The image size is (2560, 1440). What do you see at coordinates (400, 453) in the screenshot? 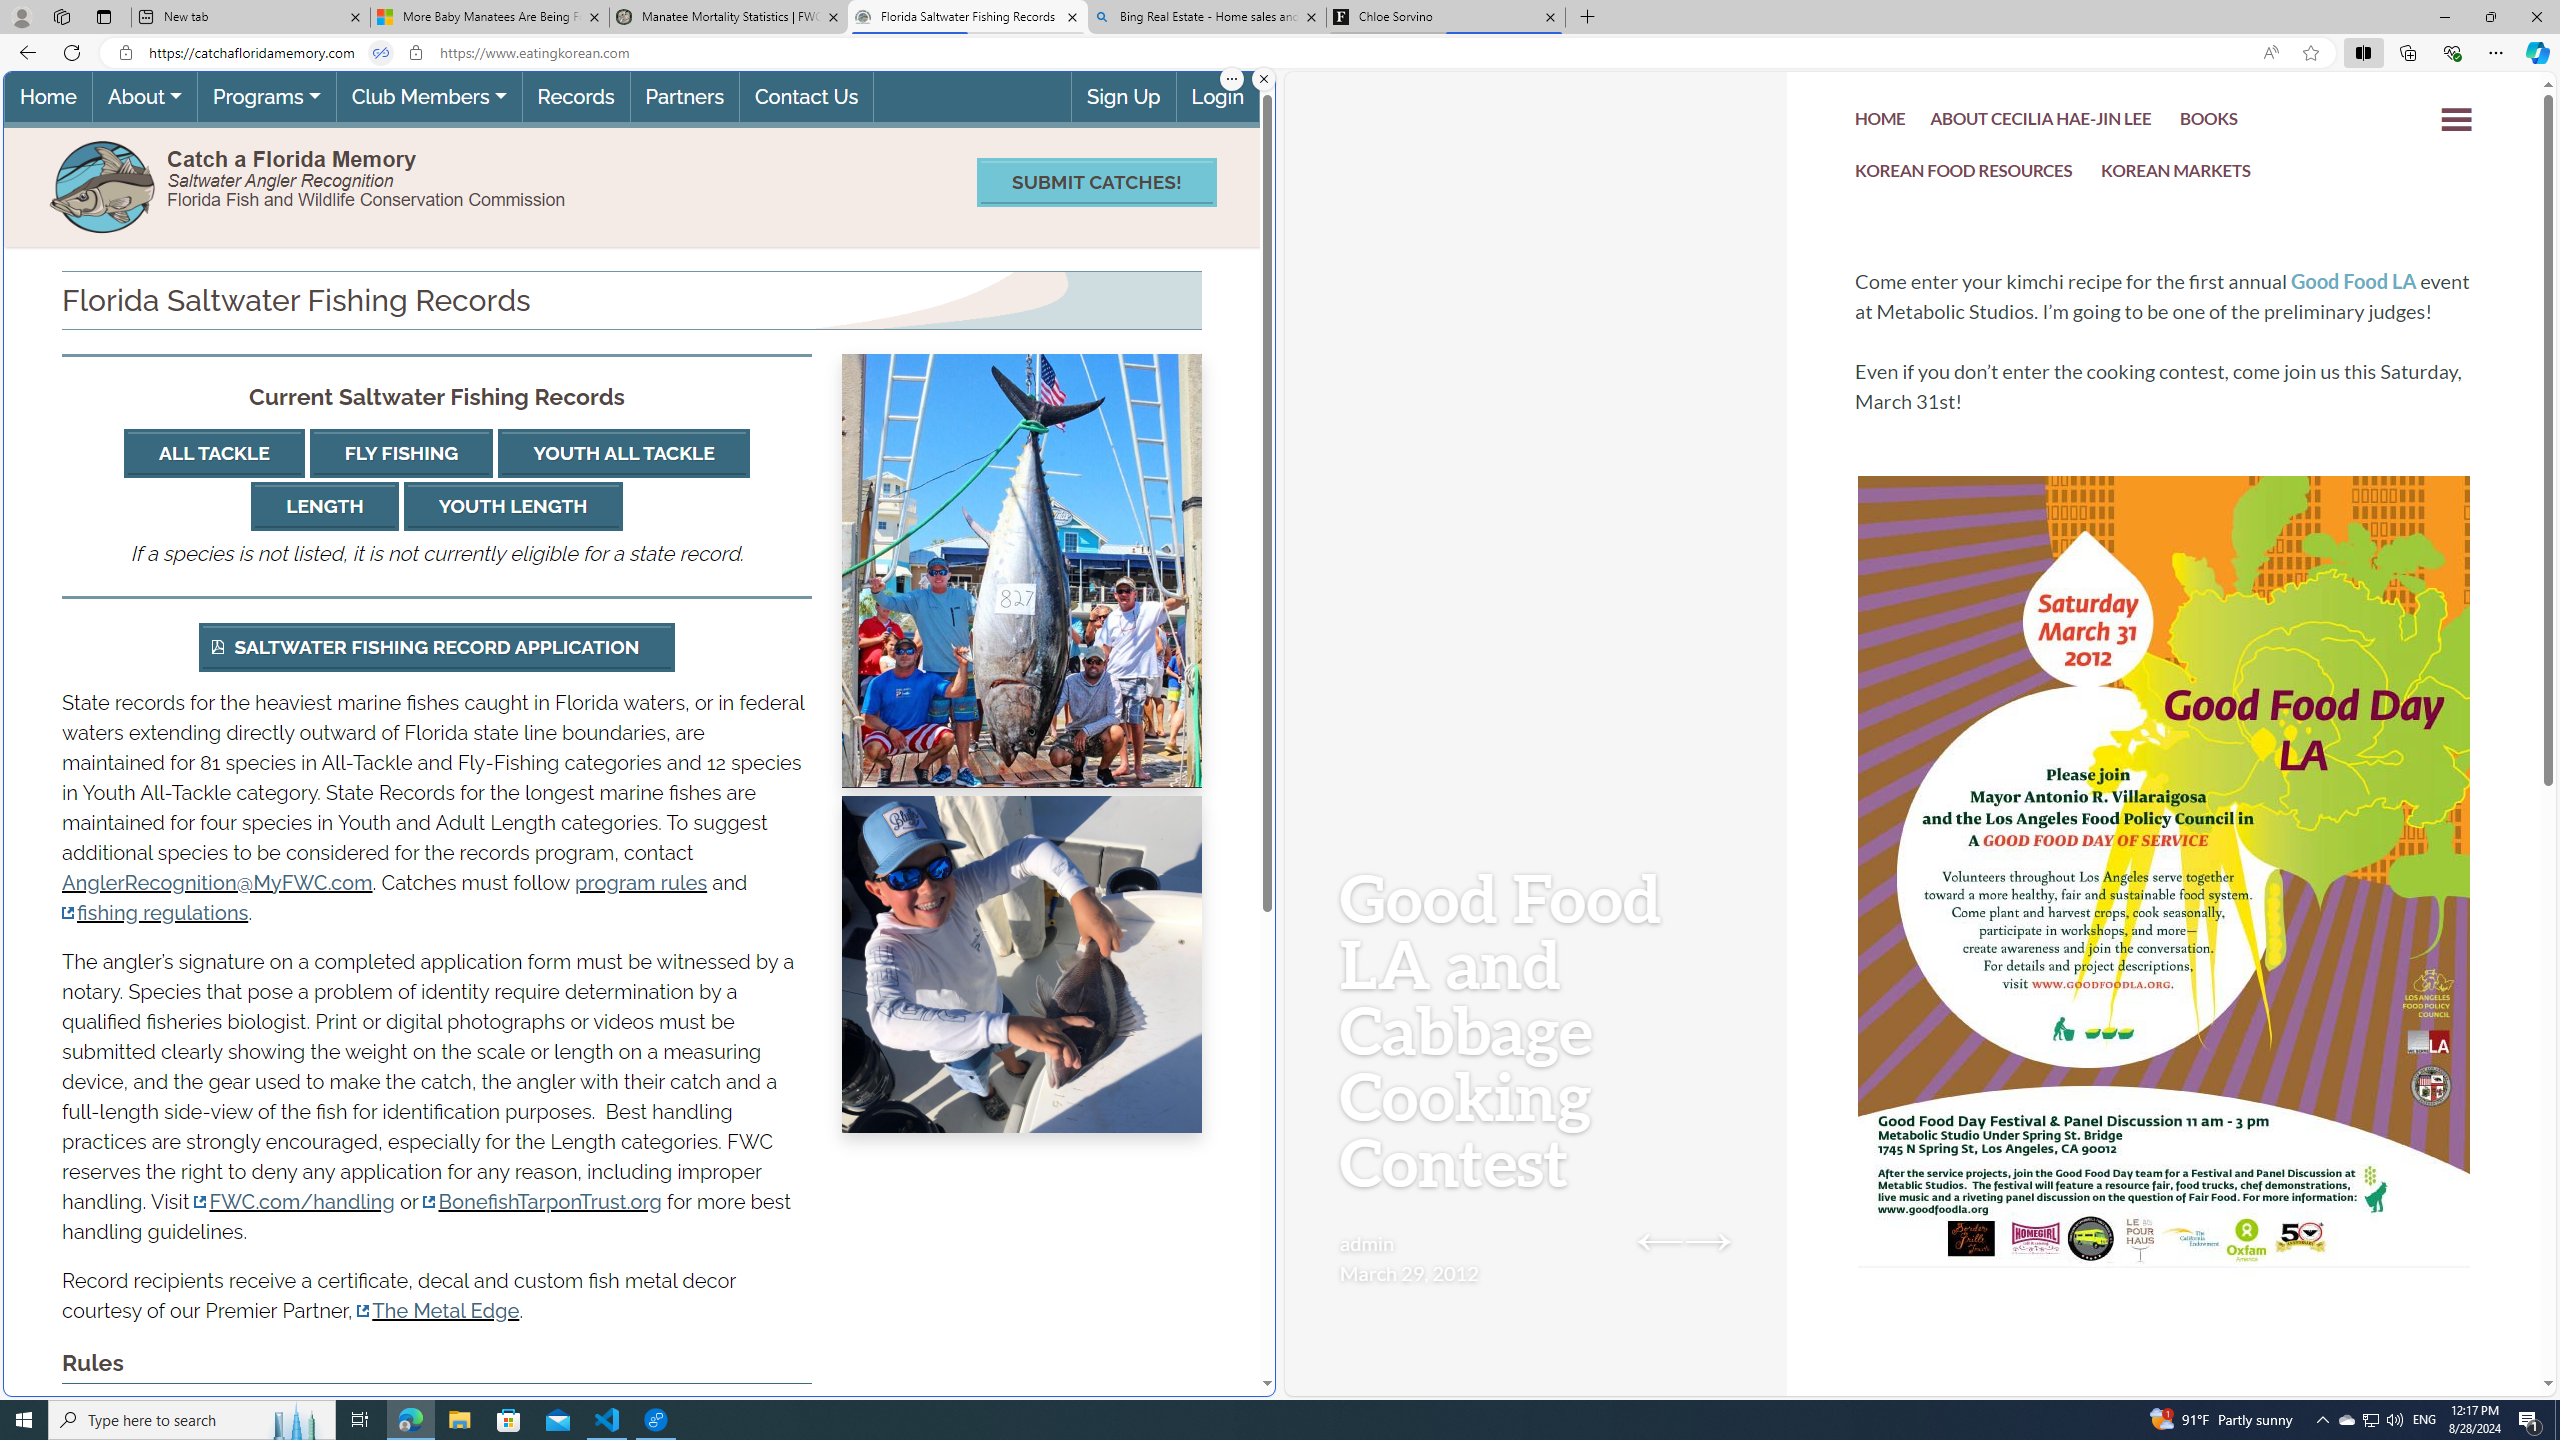
I see `'FLY FISHING'` at bounding box center [400, 453].